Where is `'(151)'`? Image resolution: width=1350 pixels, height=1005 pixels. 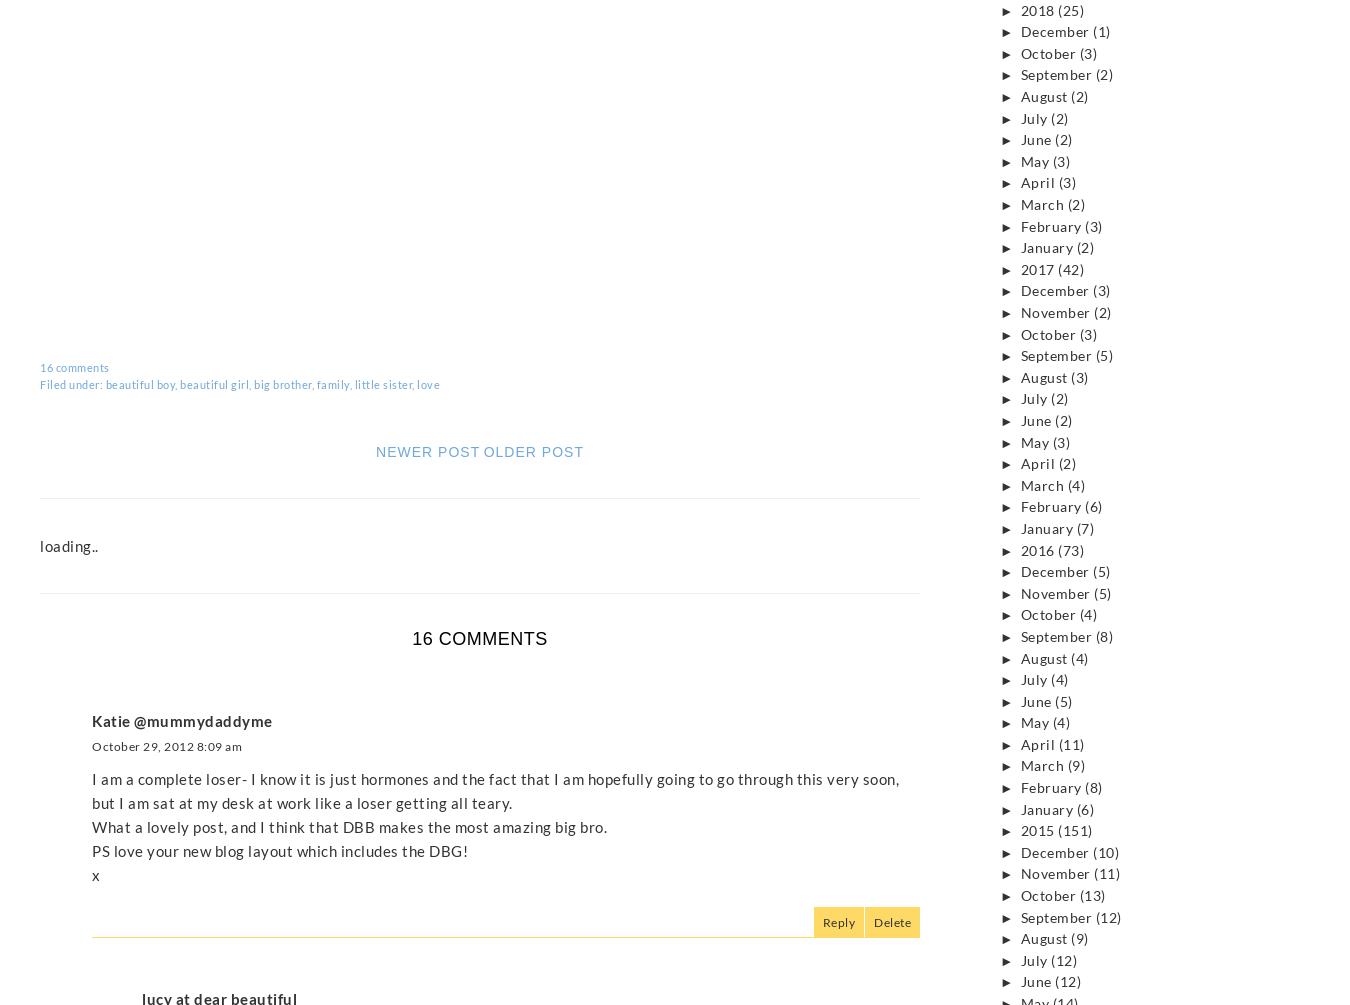
'(151)' is located at coordinates (1075, 831).